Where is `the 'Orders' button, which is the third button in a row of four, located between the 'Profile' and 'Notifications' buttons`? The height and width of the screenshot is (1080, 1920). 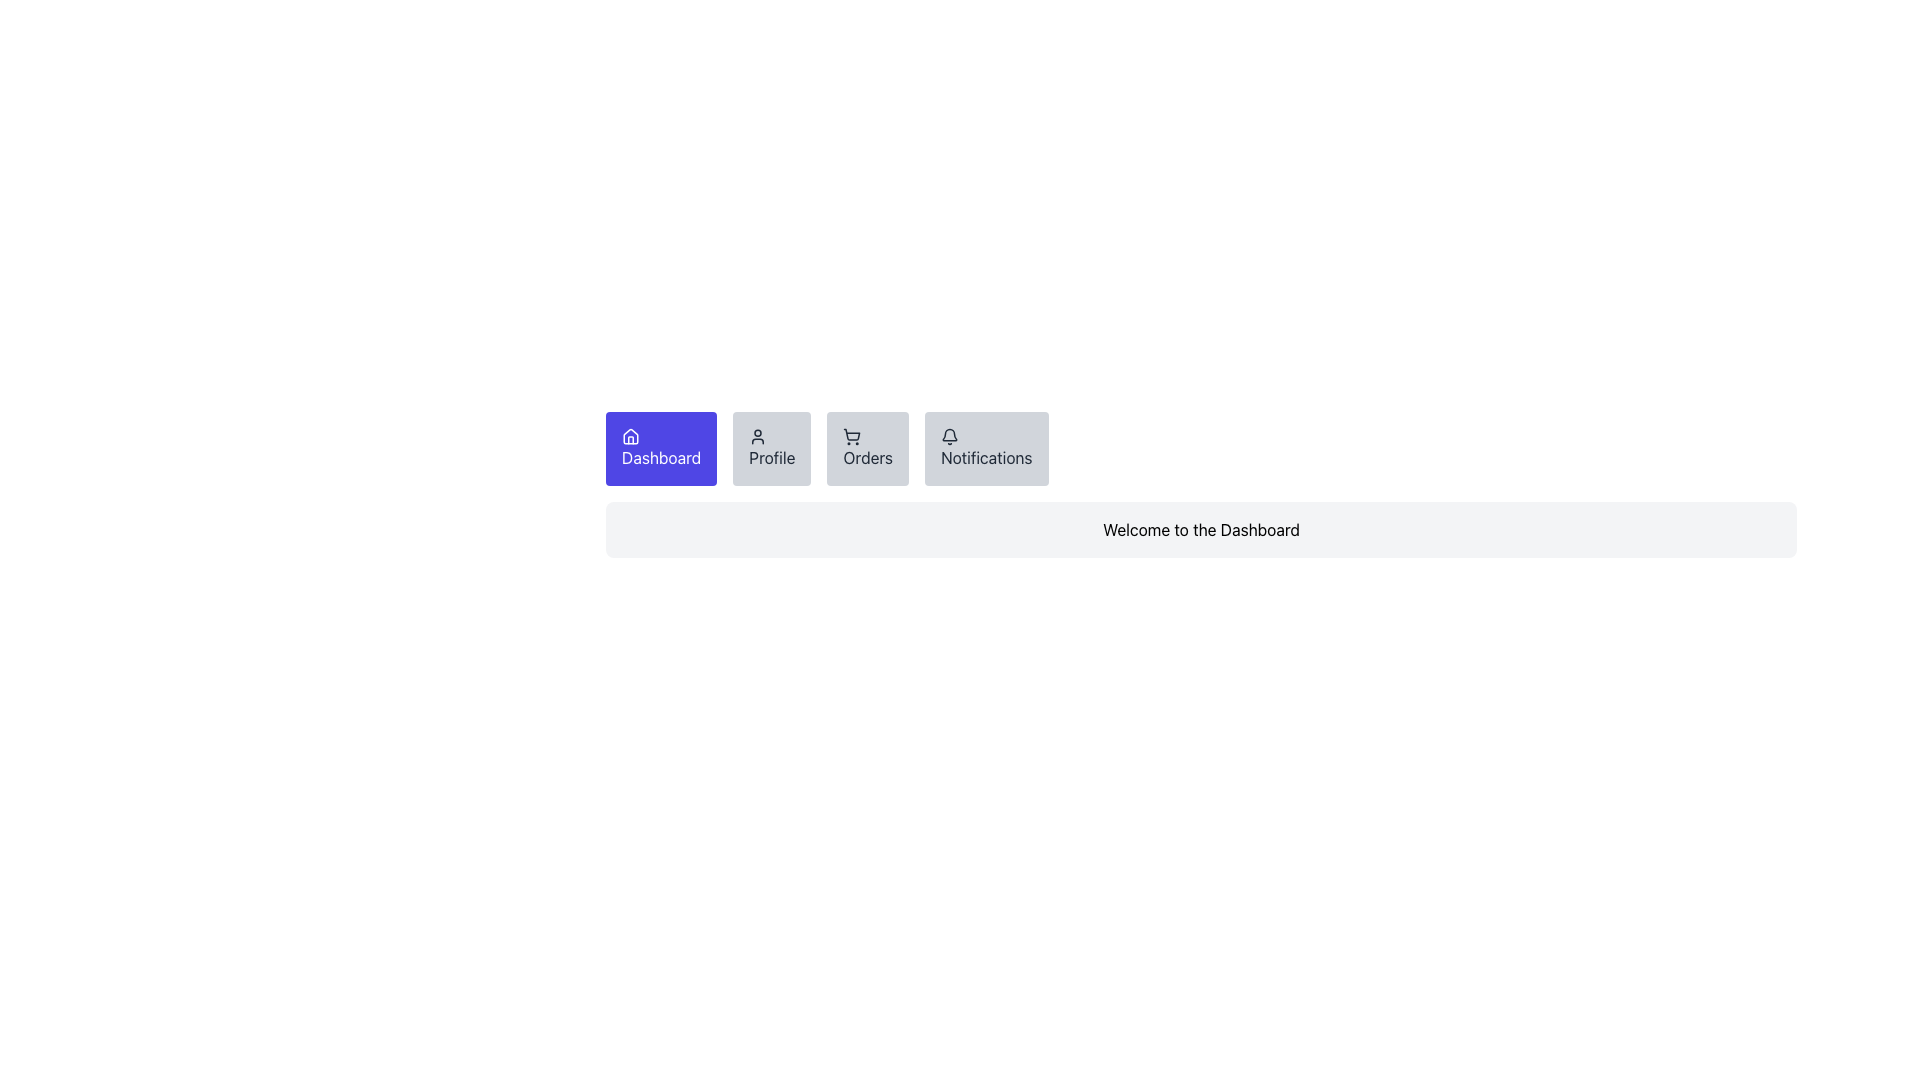
the 'Orders' button, which is the third button in a row of four, located between the 'Profile' and 'Notifications' buttons is located at coordinates (868, 447).